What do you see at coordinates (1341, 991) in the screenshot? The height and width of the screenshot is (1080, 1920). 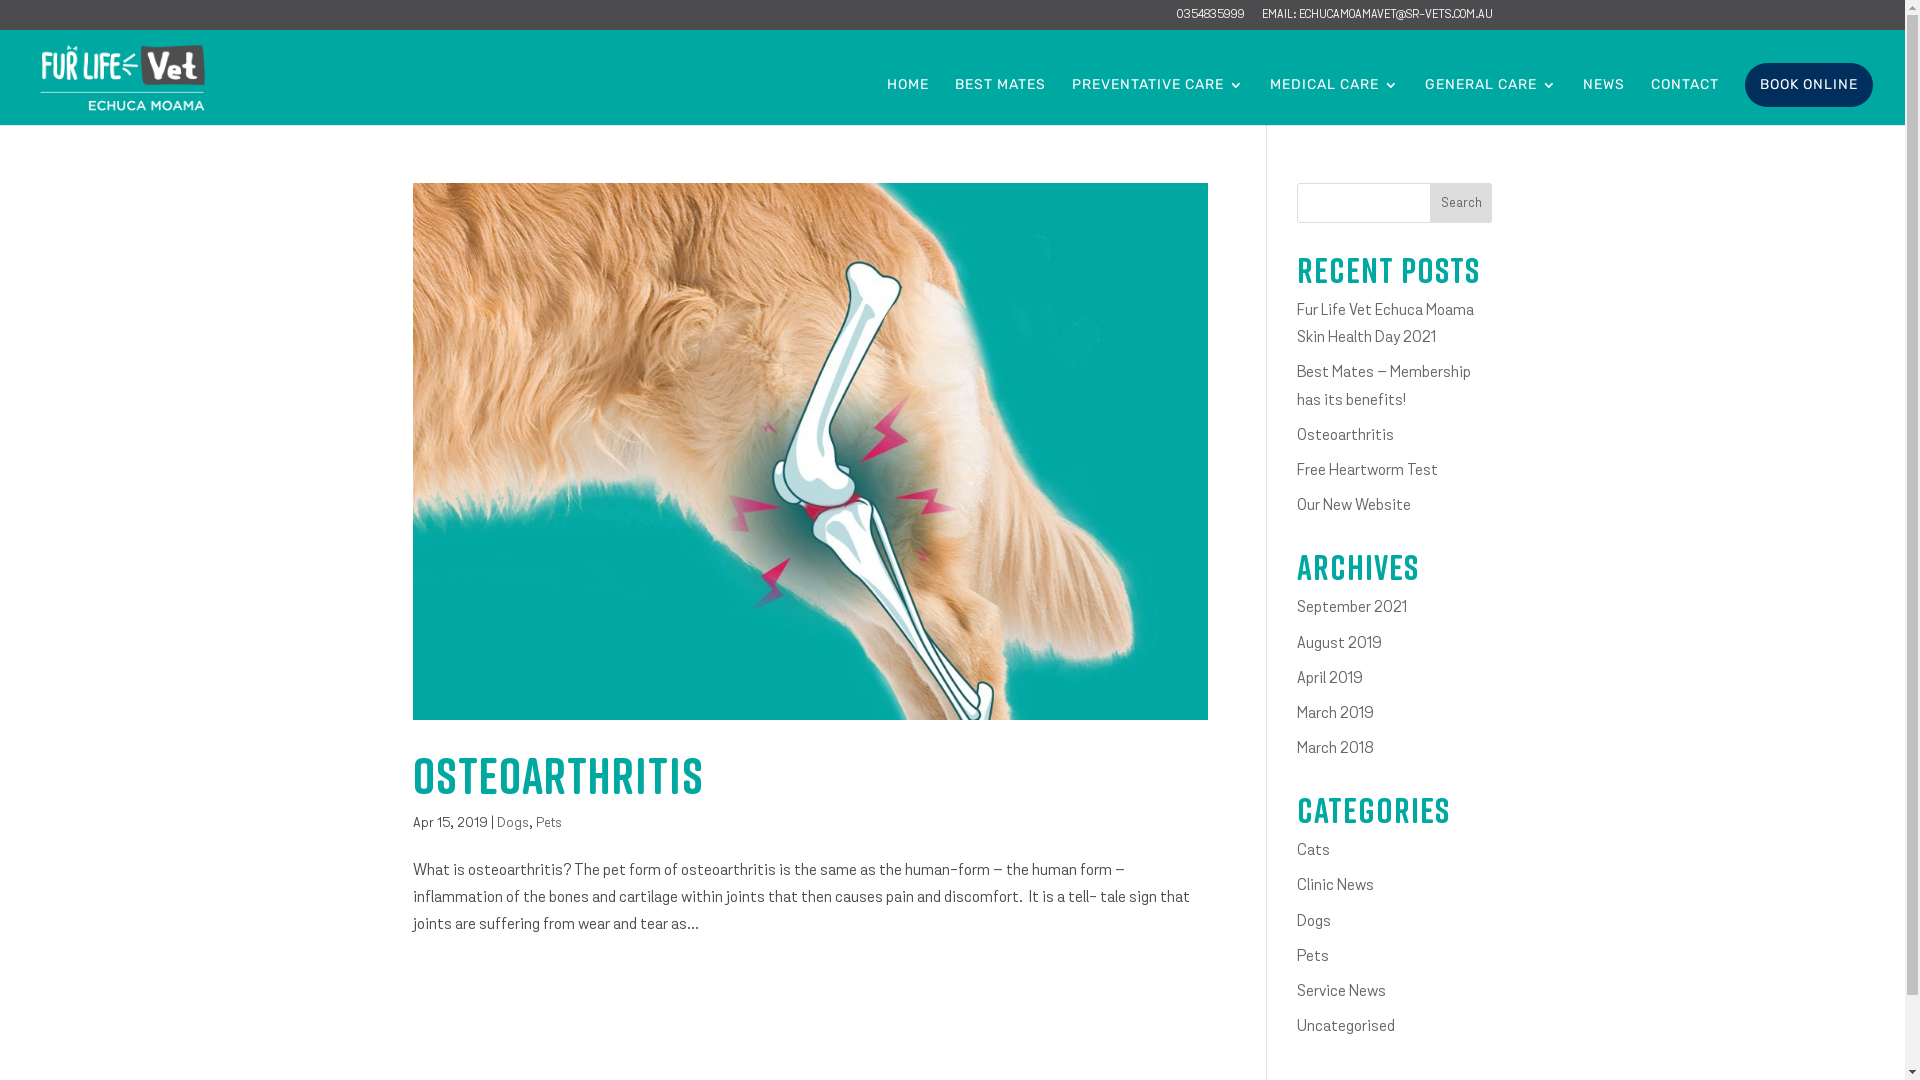 I see `'Service News'` at bounding box center [1341, 991].